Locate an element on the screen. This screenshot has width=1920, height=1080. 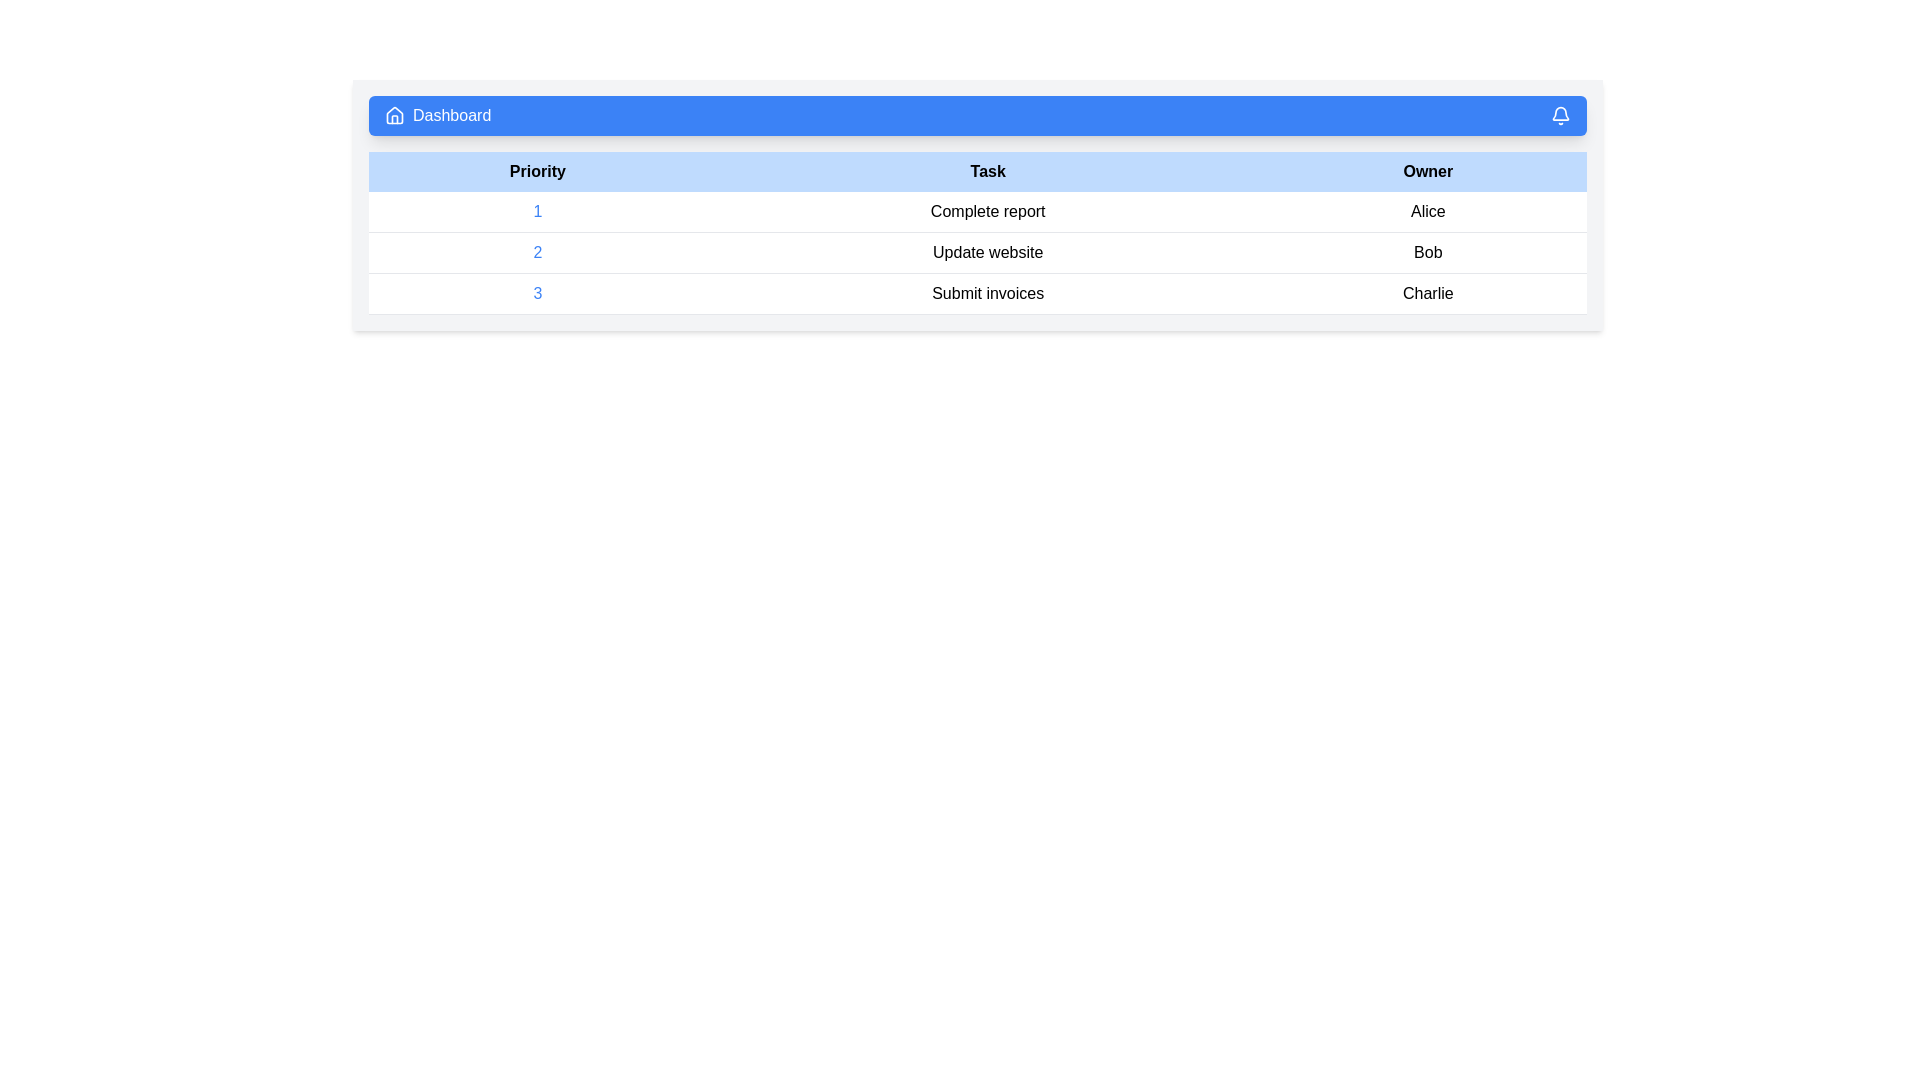
the text label 'Charlie' displayed in black text under the 'Owner' column in the third row of the table is located at coordinates (1427, 293).